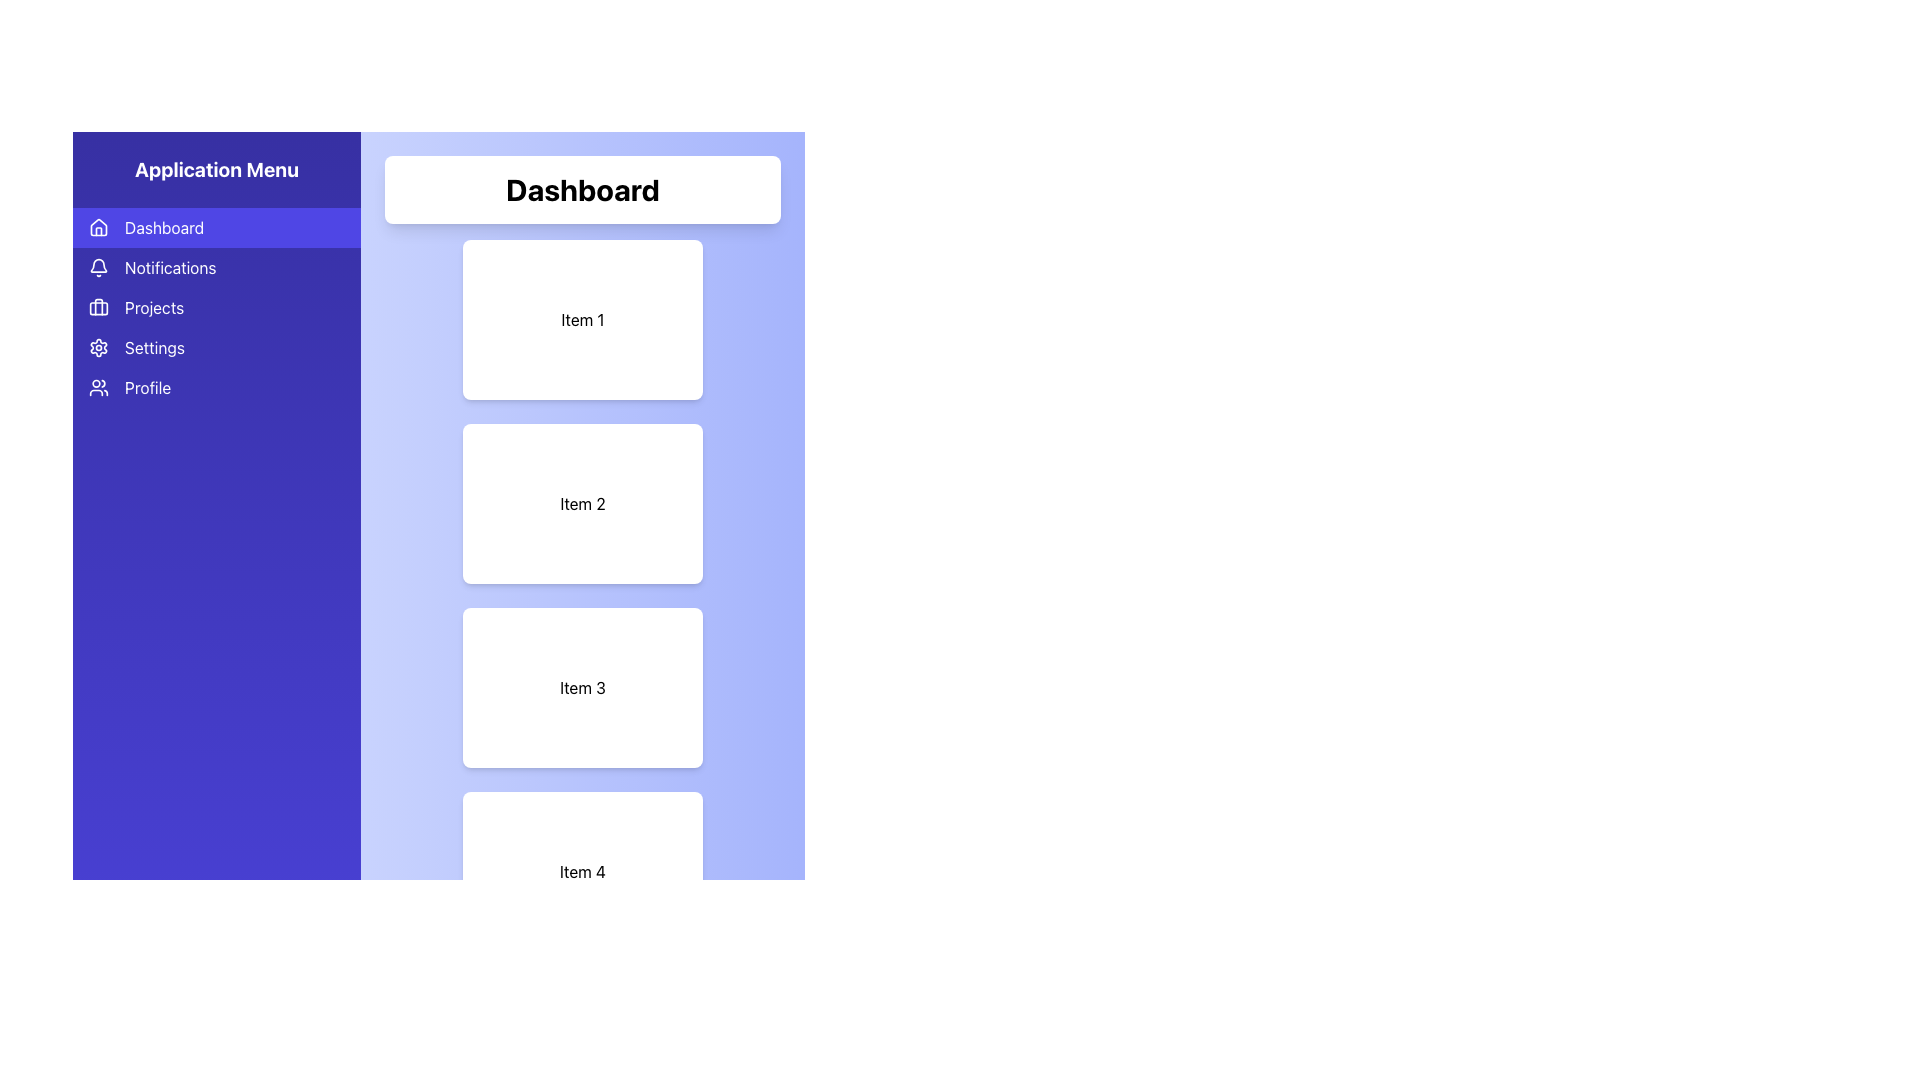 The image size is (1920, 1080). What do you see at coordinates (98, 346) in the screenshot?
I see `the gear icon located in the middle of the vertical menu panel` at bounding box center [98, 346].